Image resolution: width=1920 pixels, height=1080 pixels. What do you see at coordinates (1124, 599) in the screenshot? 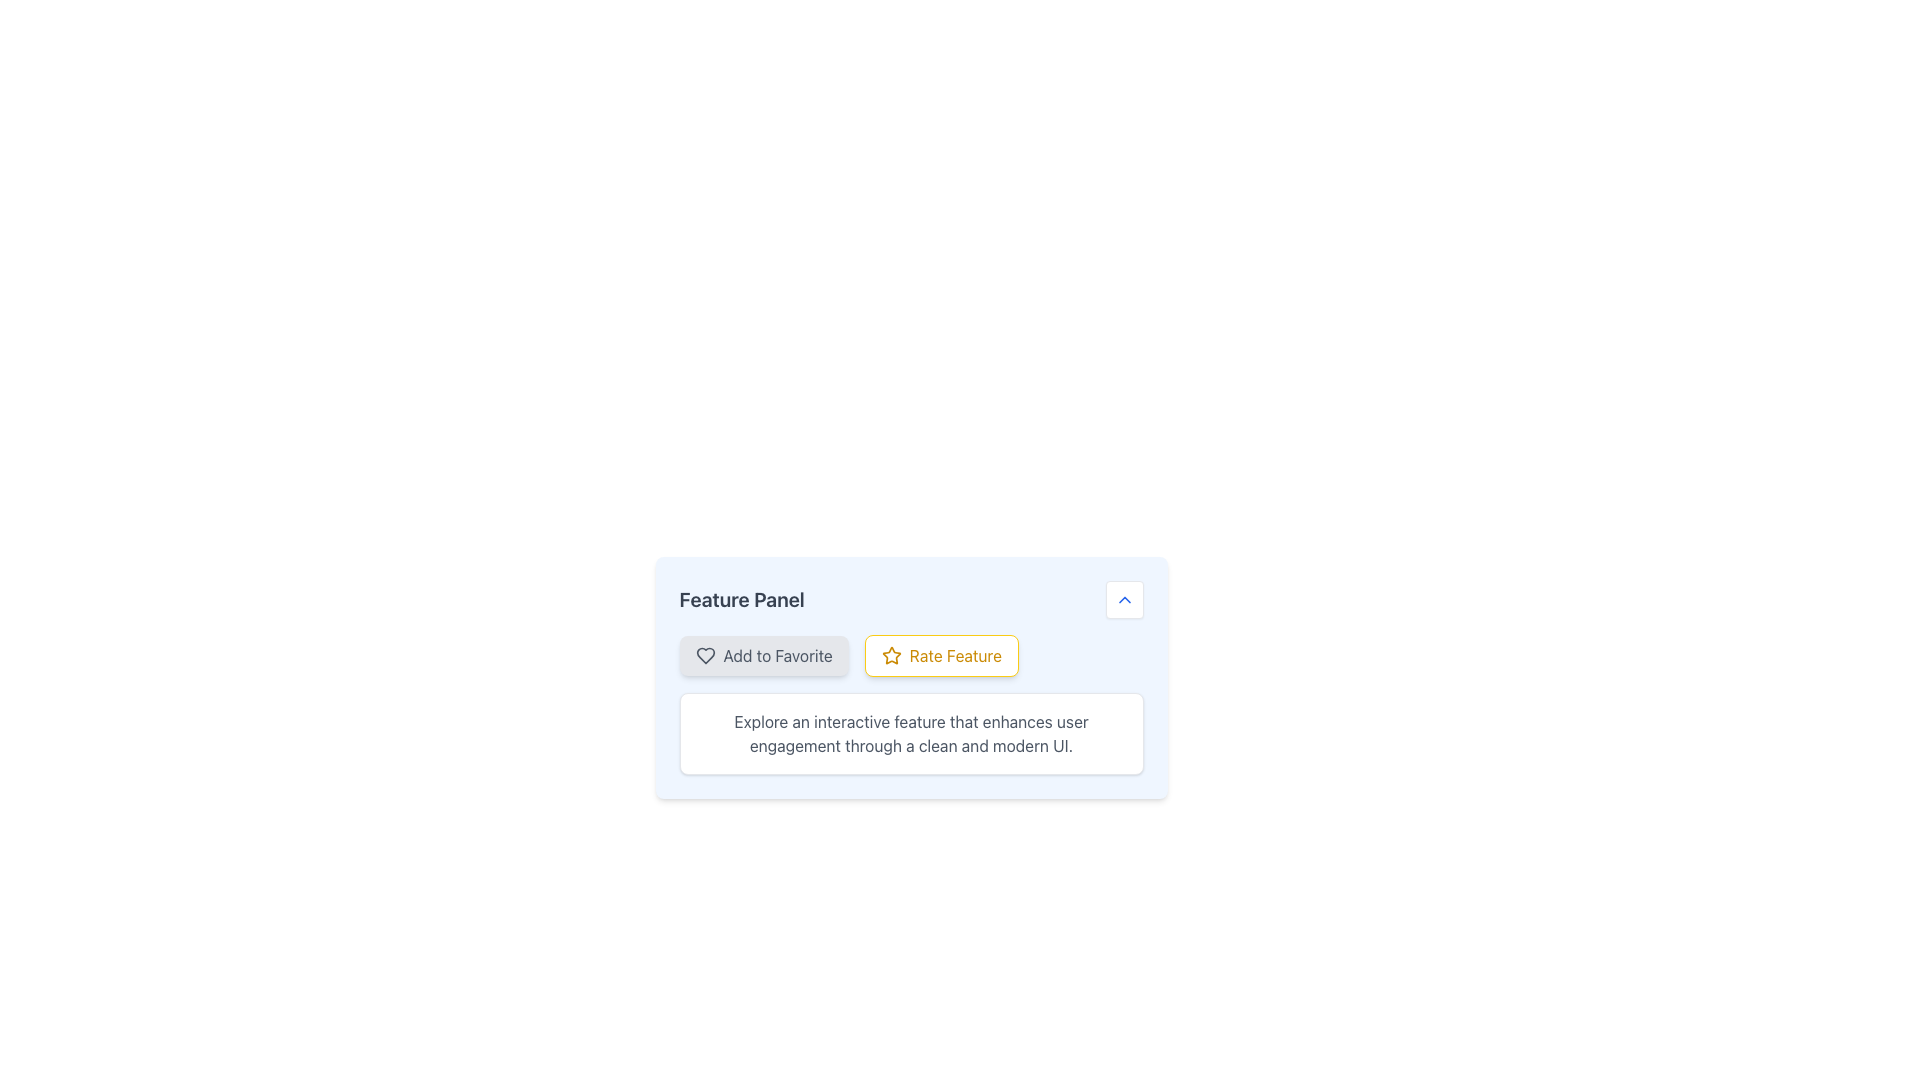
I see `the Chevron Up icon located in the top-right corner of the 'Feature Panel' section` at bounding box center [1124, 599].